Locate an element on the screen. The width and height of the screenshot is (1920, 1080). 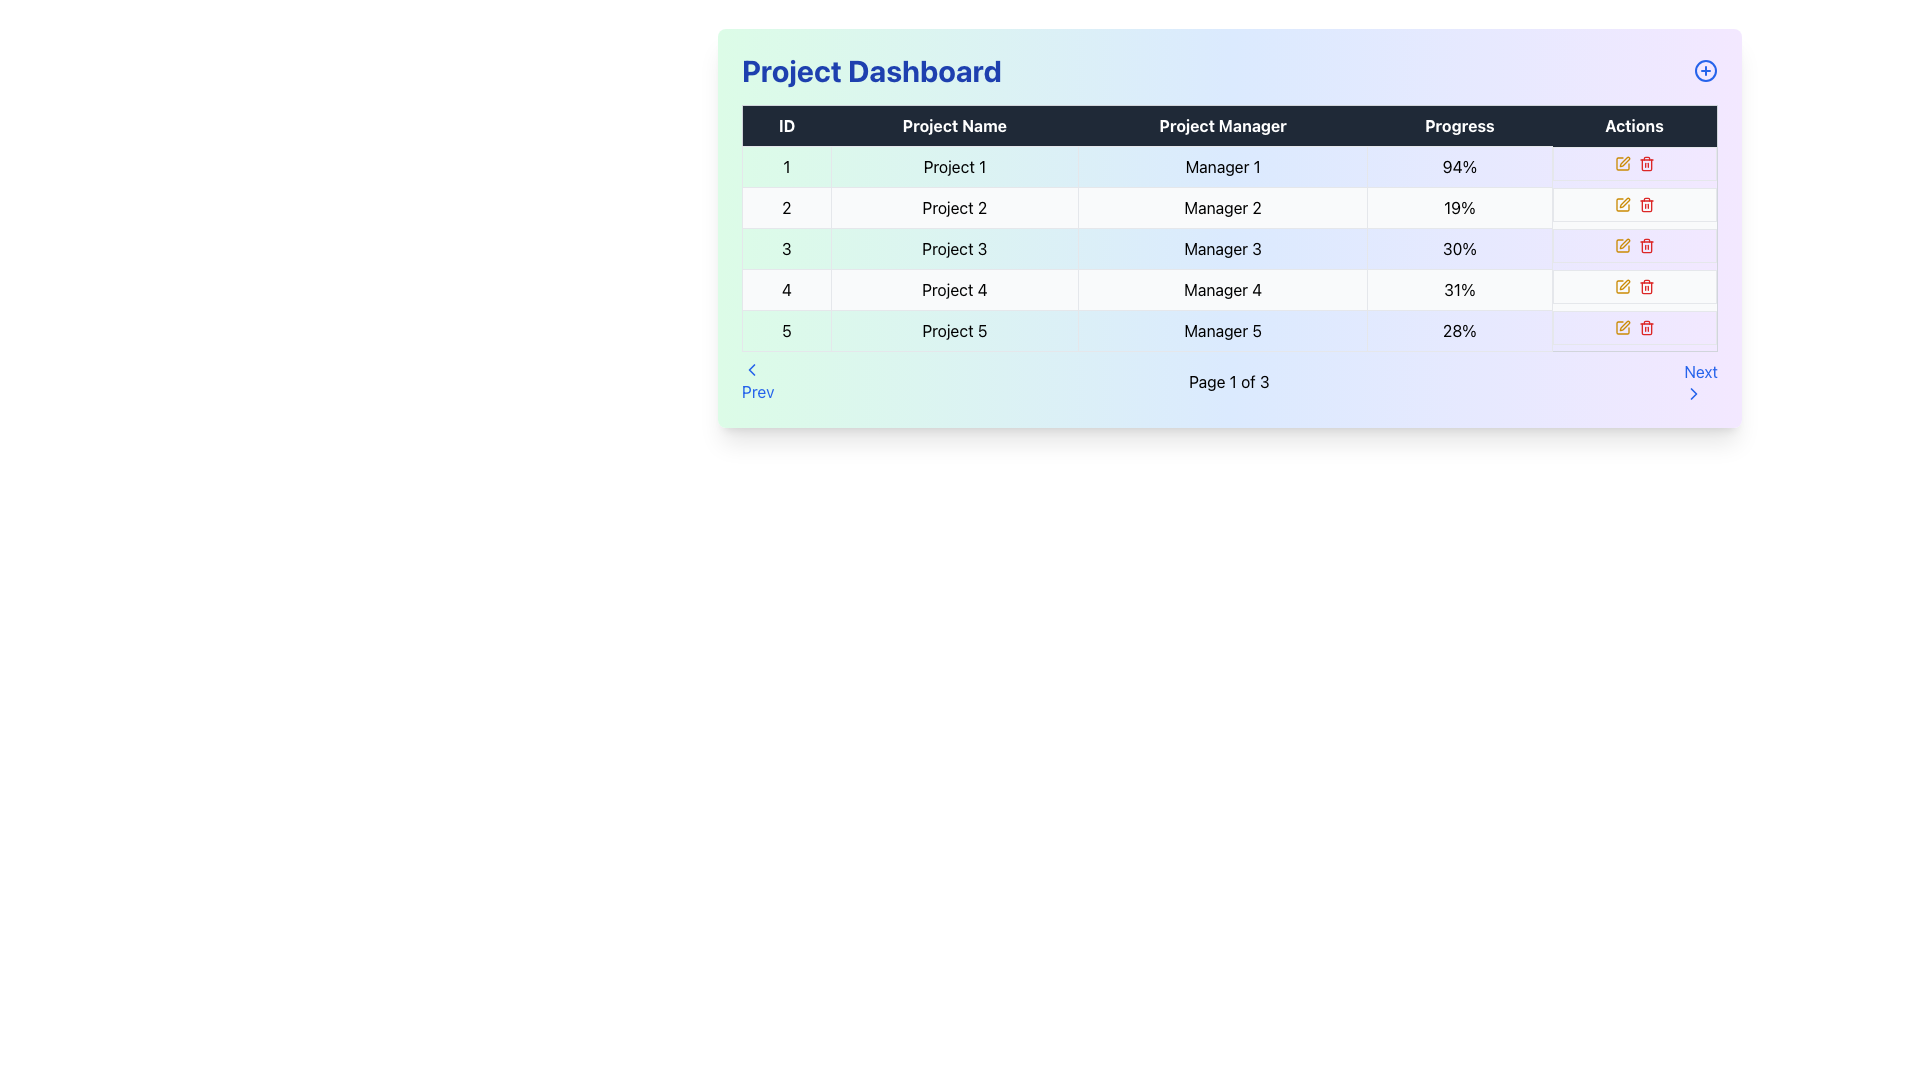
the edit icon in the 'Actions' column of the row for 'Project 3' is located at coordinates (1622, 244).